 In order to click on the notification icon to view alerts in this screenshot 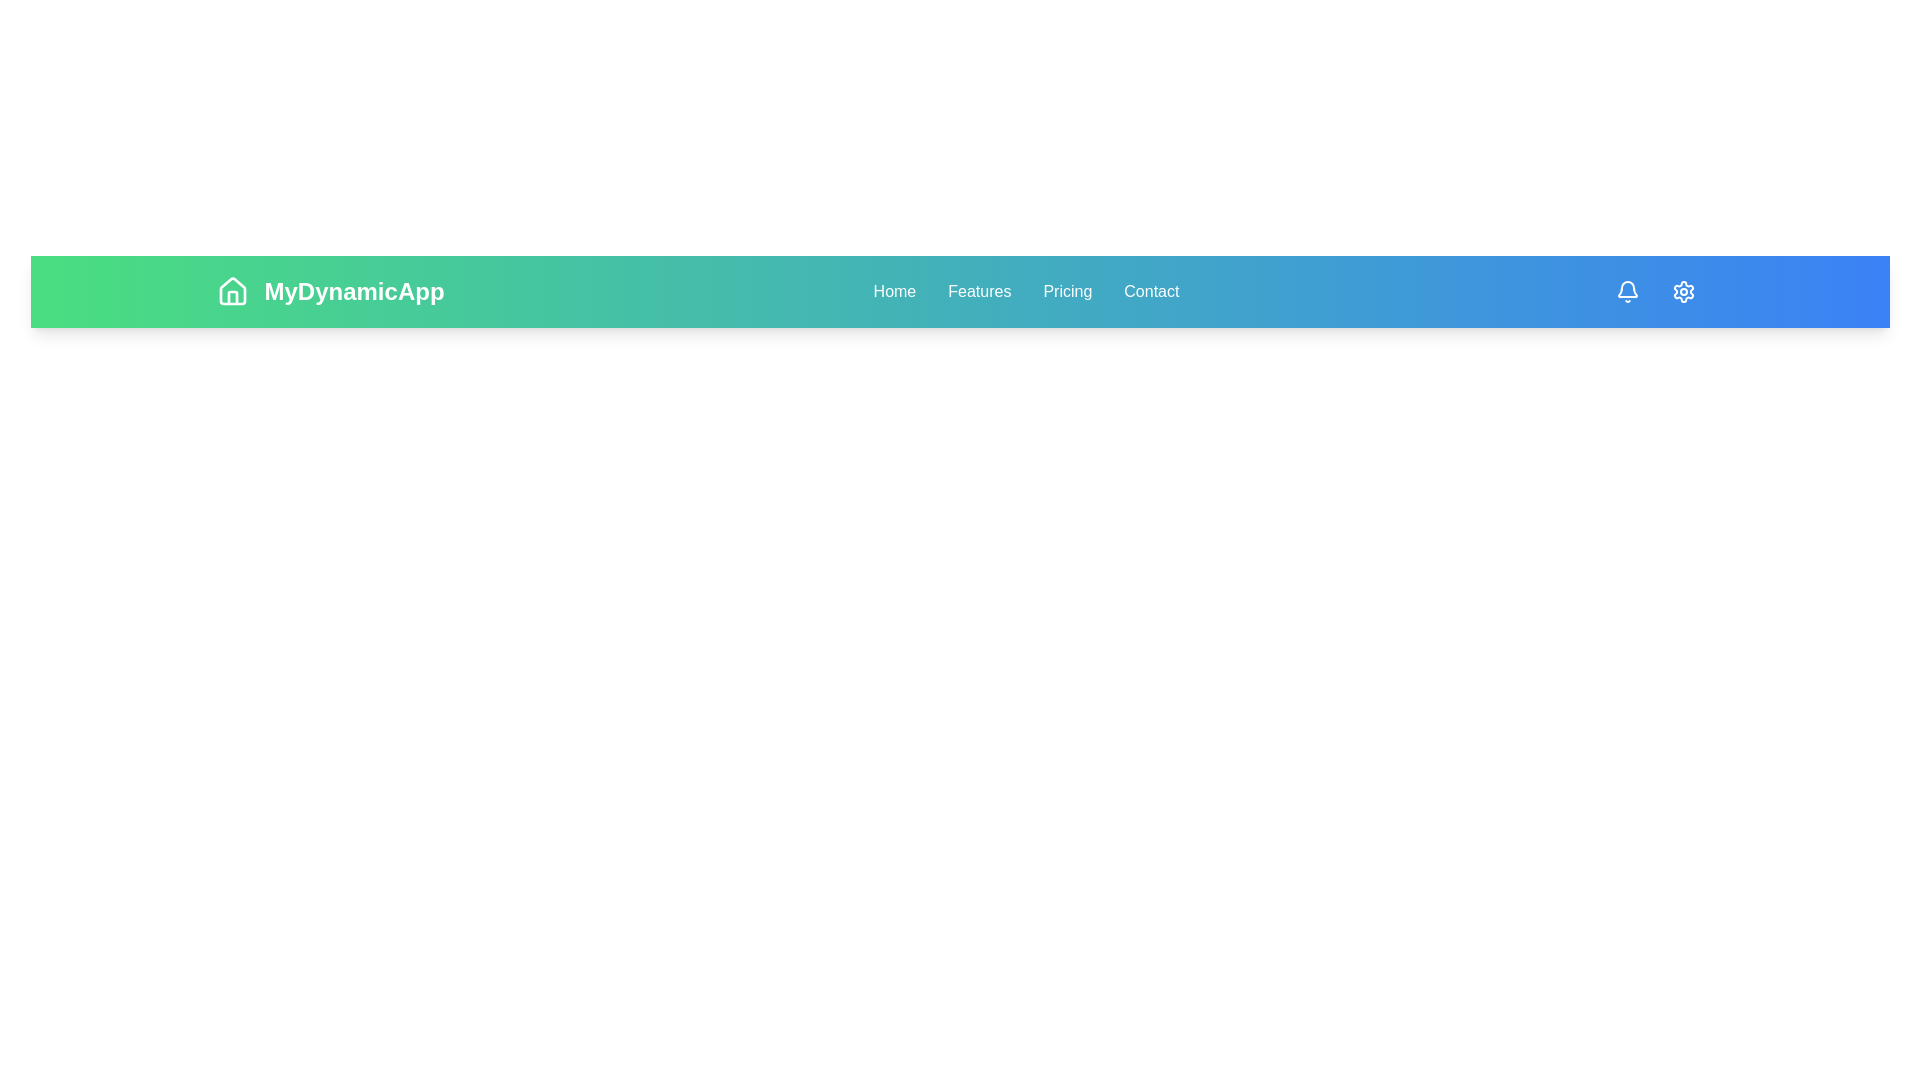, I will do `click(1628, 292)`.